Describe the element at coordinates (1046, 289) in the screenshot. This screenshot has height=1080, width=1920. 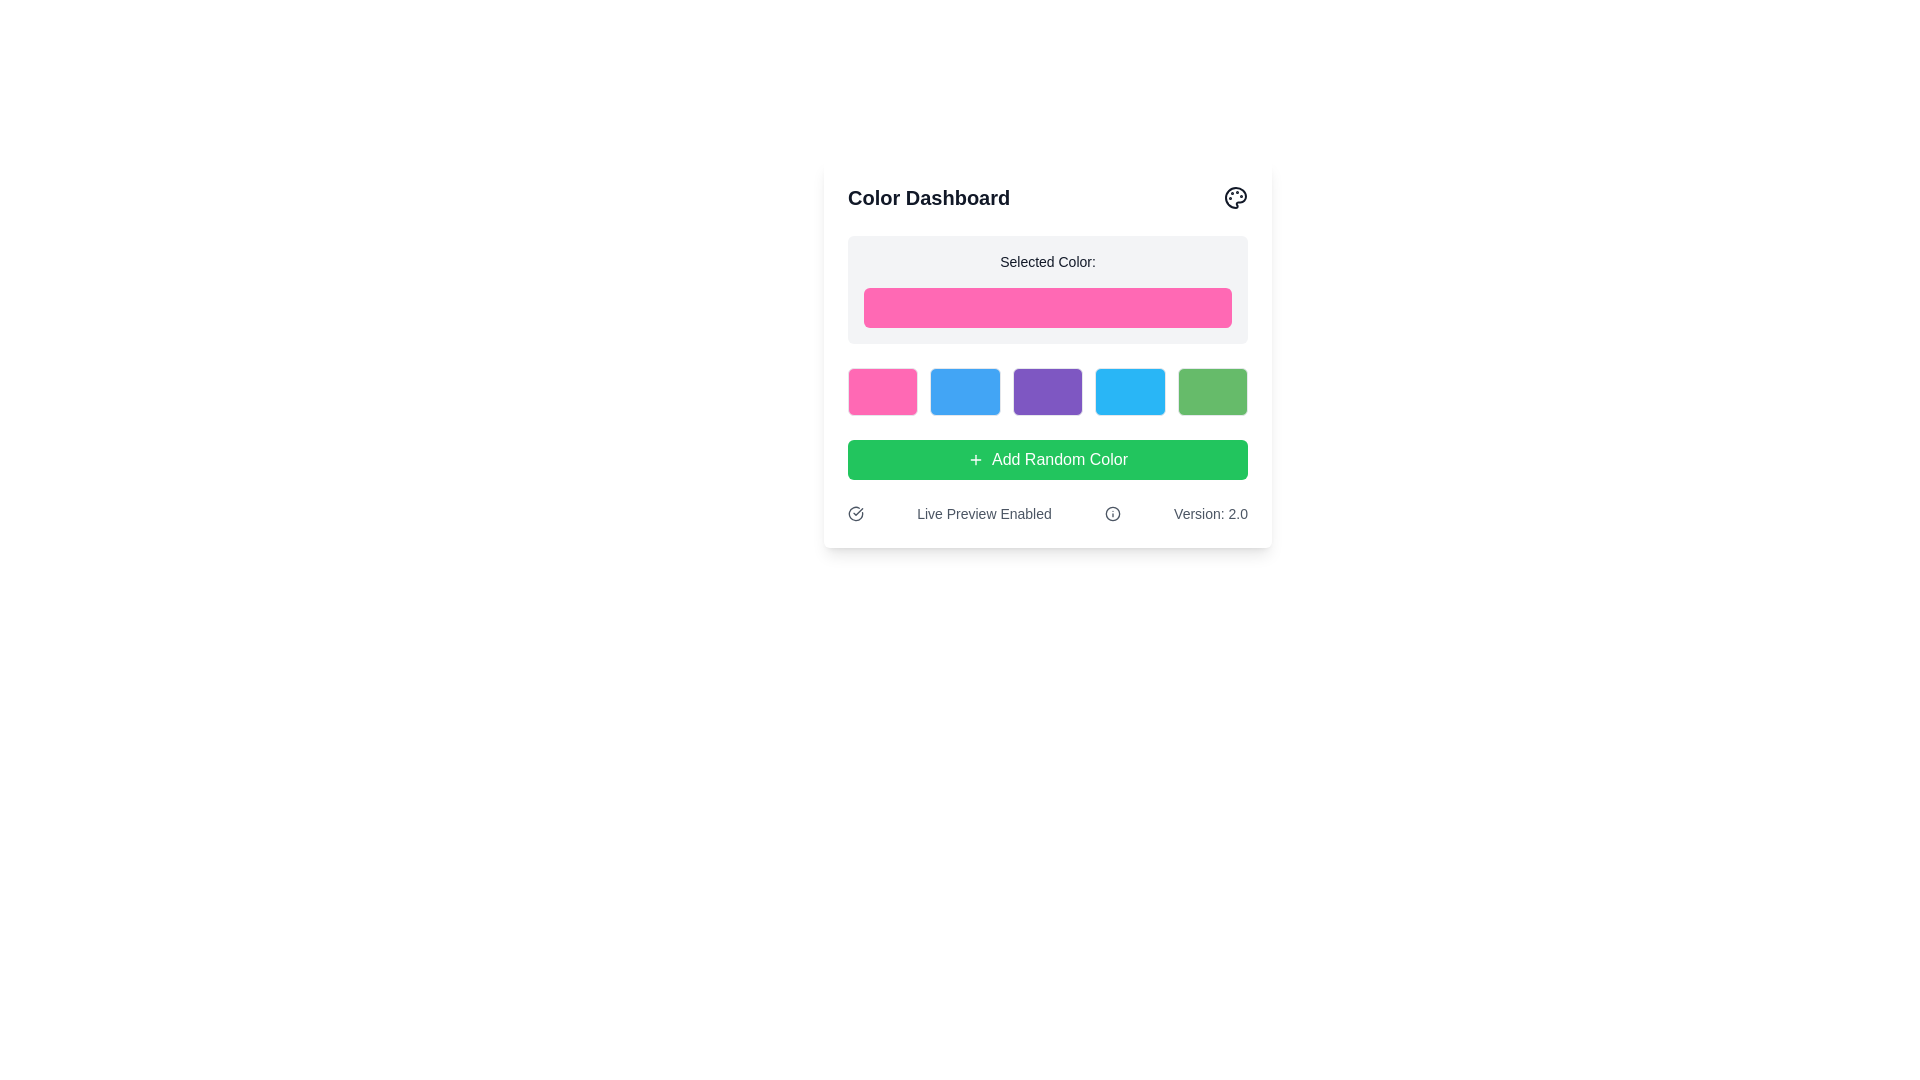
I see `the Informational Display element labeled 'Selected Color:' which shows the selected color in vivid pink within the Color Dashboard interface` at that location.